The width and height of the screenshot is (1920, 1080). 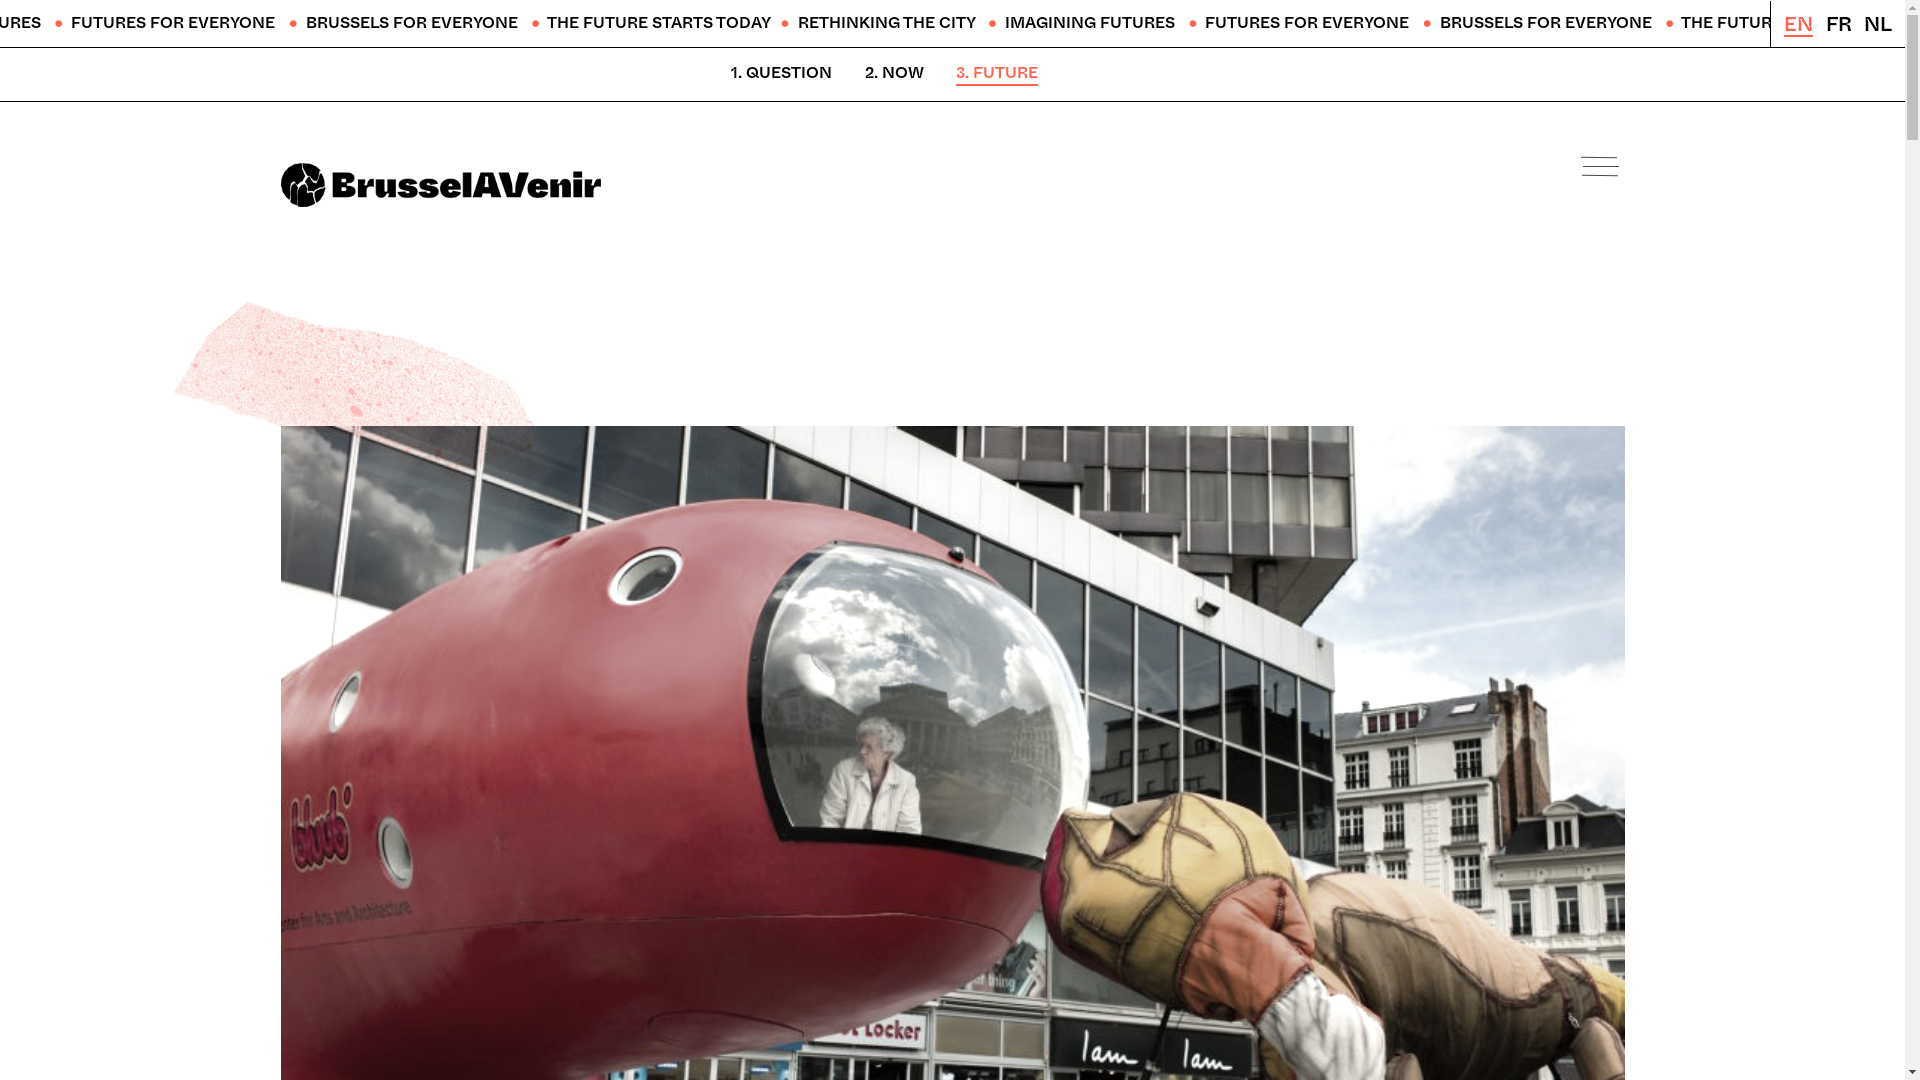 What do you see at coordinates (1876, 24) in the screenshot?
I see `'NL'` at bounding box center [1876, 24].